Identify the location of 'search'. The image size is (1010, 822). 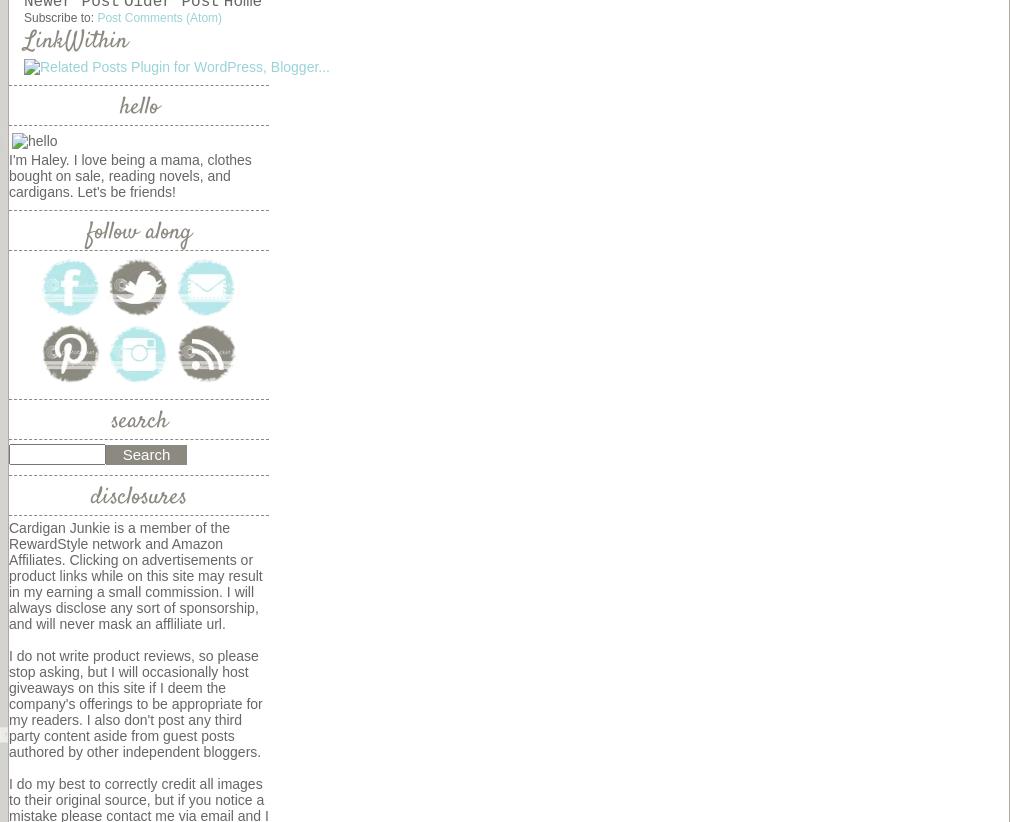
(137, 421).